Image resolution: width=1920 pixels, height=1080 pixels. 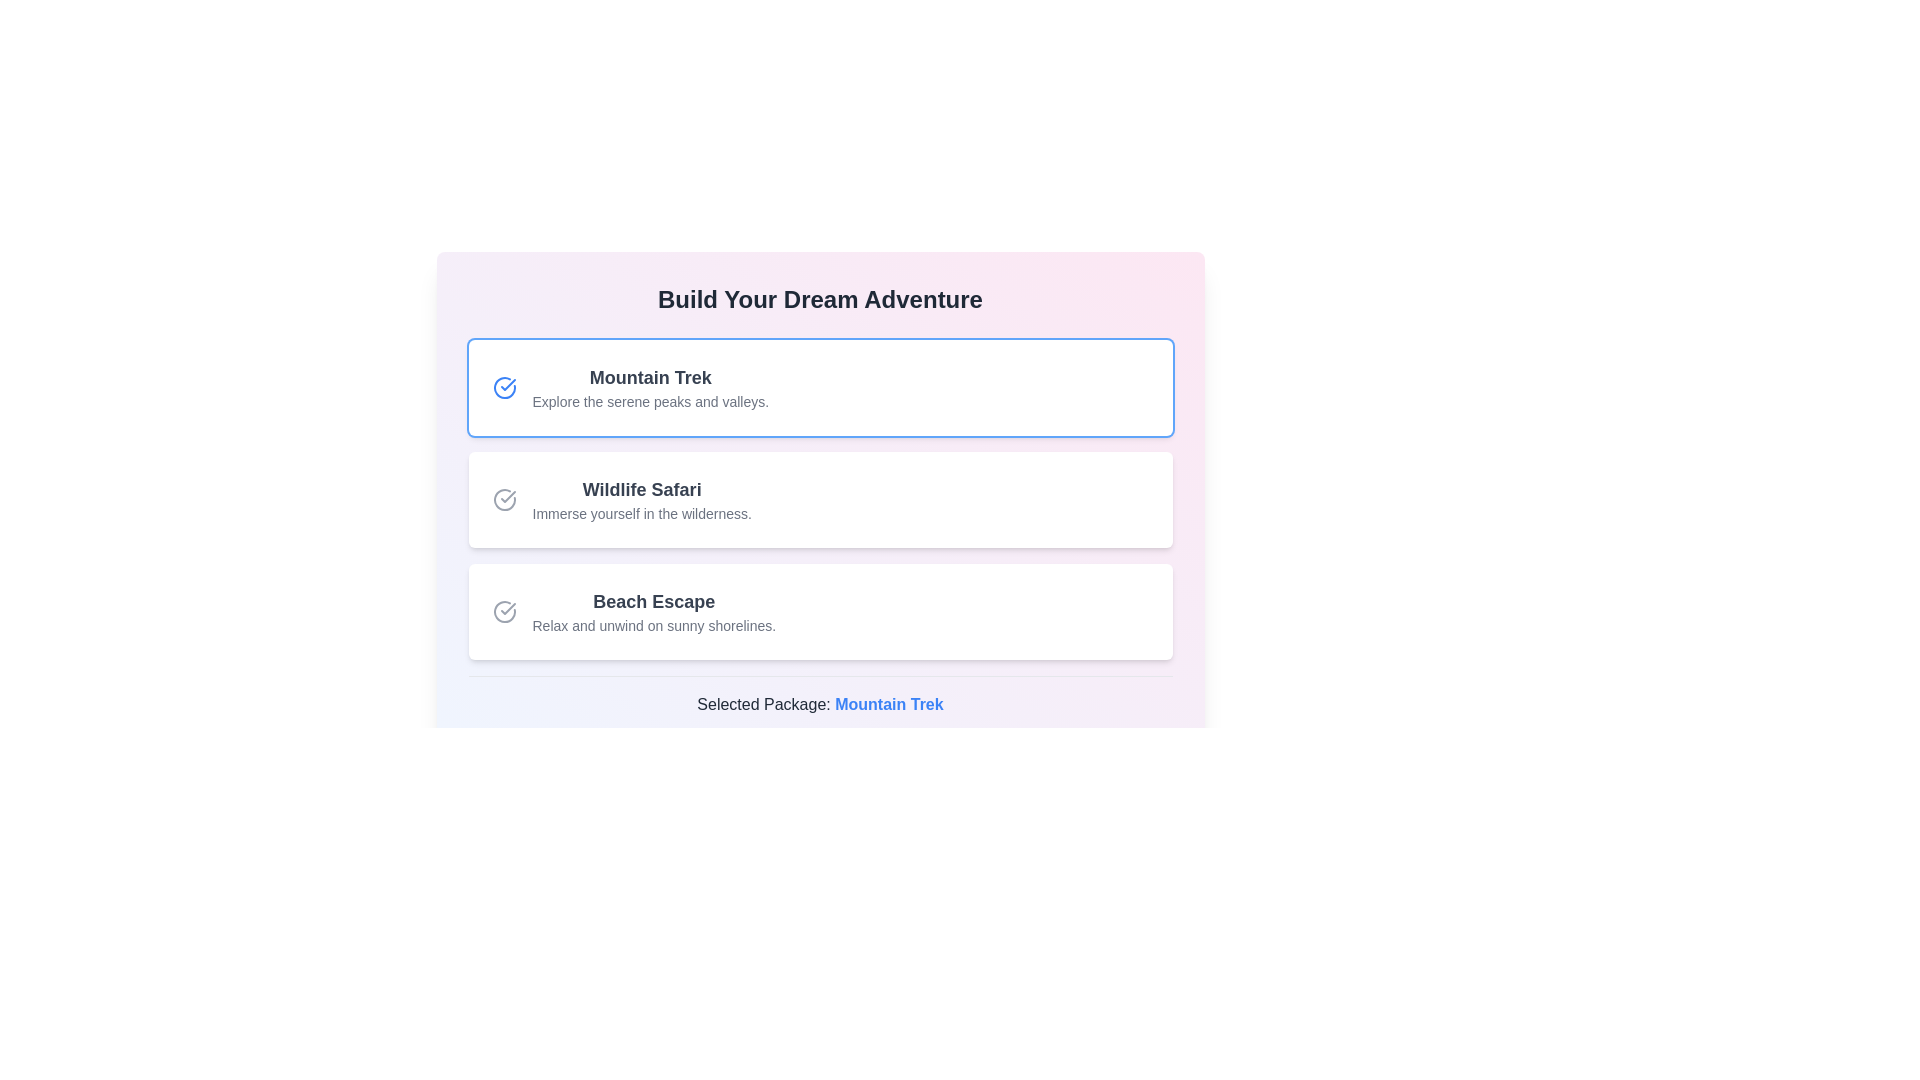 I want to click on the checkmark icon enclosed in a circular outline, which is located in the first option card under the title 'Mountain Trek', so click(x=504, y=388).